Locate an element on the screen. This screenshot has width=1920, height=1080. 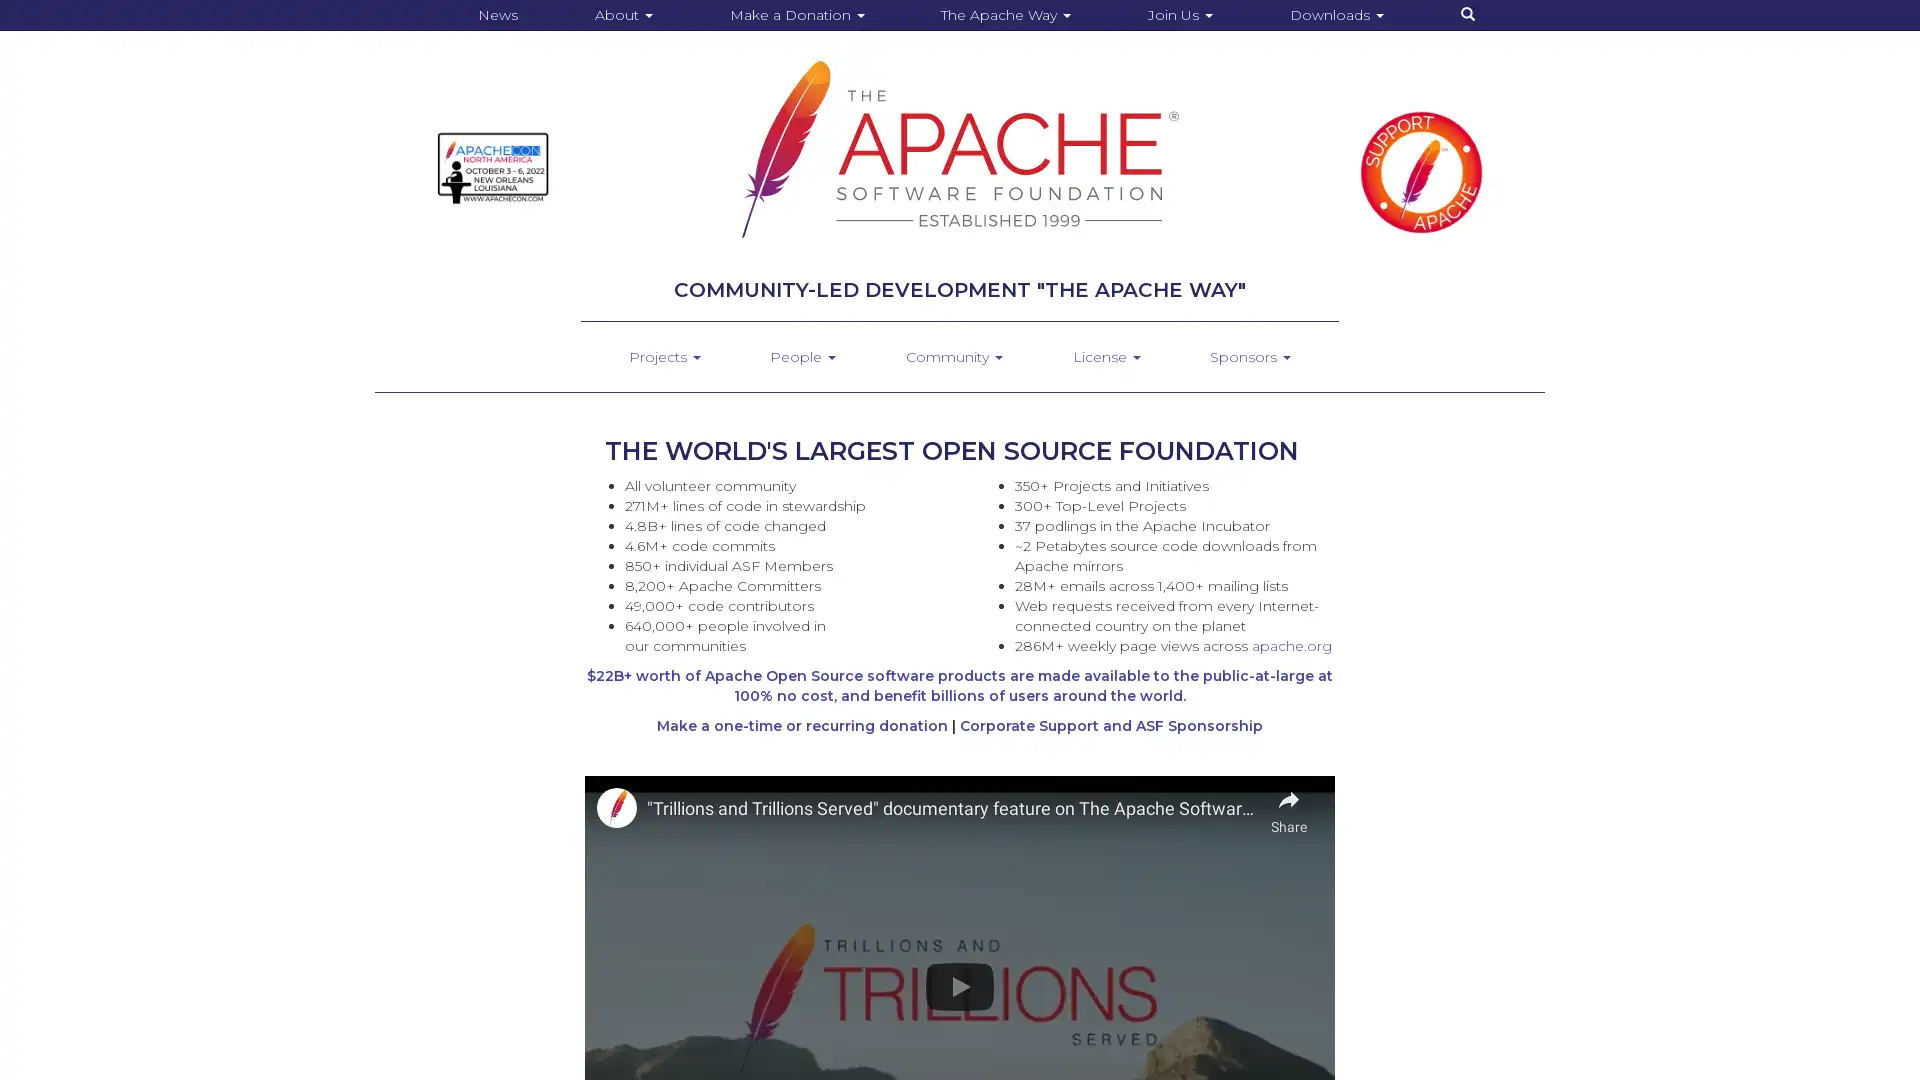
License is located at coordinates (1104, 356).